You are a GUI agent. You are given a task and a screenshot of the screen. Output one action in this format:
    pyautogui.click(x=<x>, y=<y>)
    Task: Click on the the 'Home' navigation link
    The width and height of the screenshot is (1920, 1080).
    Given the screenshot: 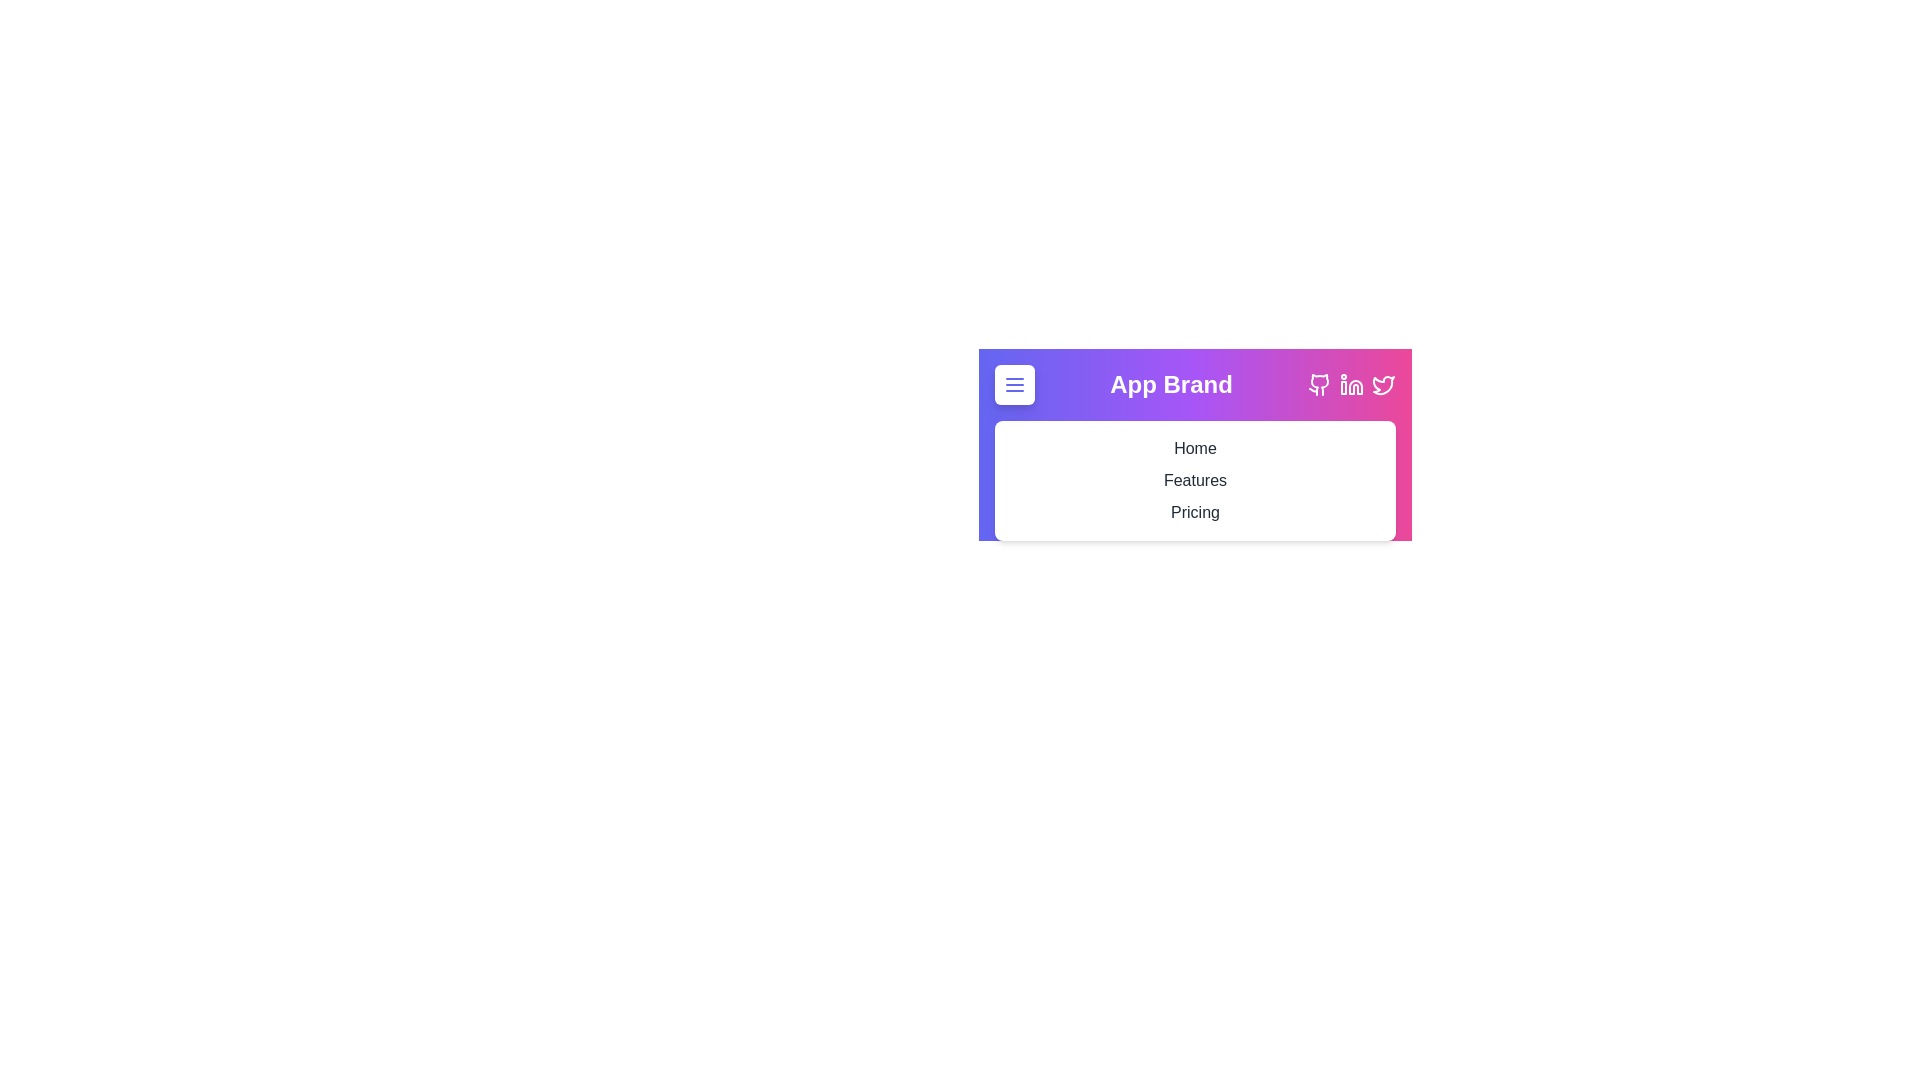 What is the action you would take?
    pyautogui.click(x=1195, y=447)
    